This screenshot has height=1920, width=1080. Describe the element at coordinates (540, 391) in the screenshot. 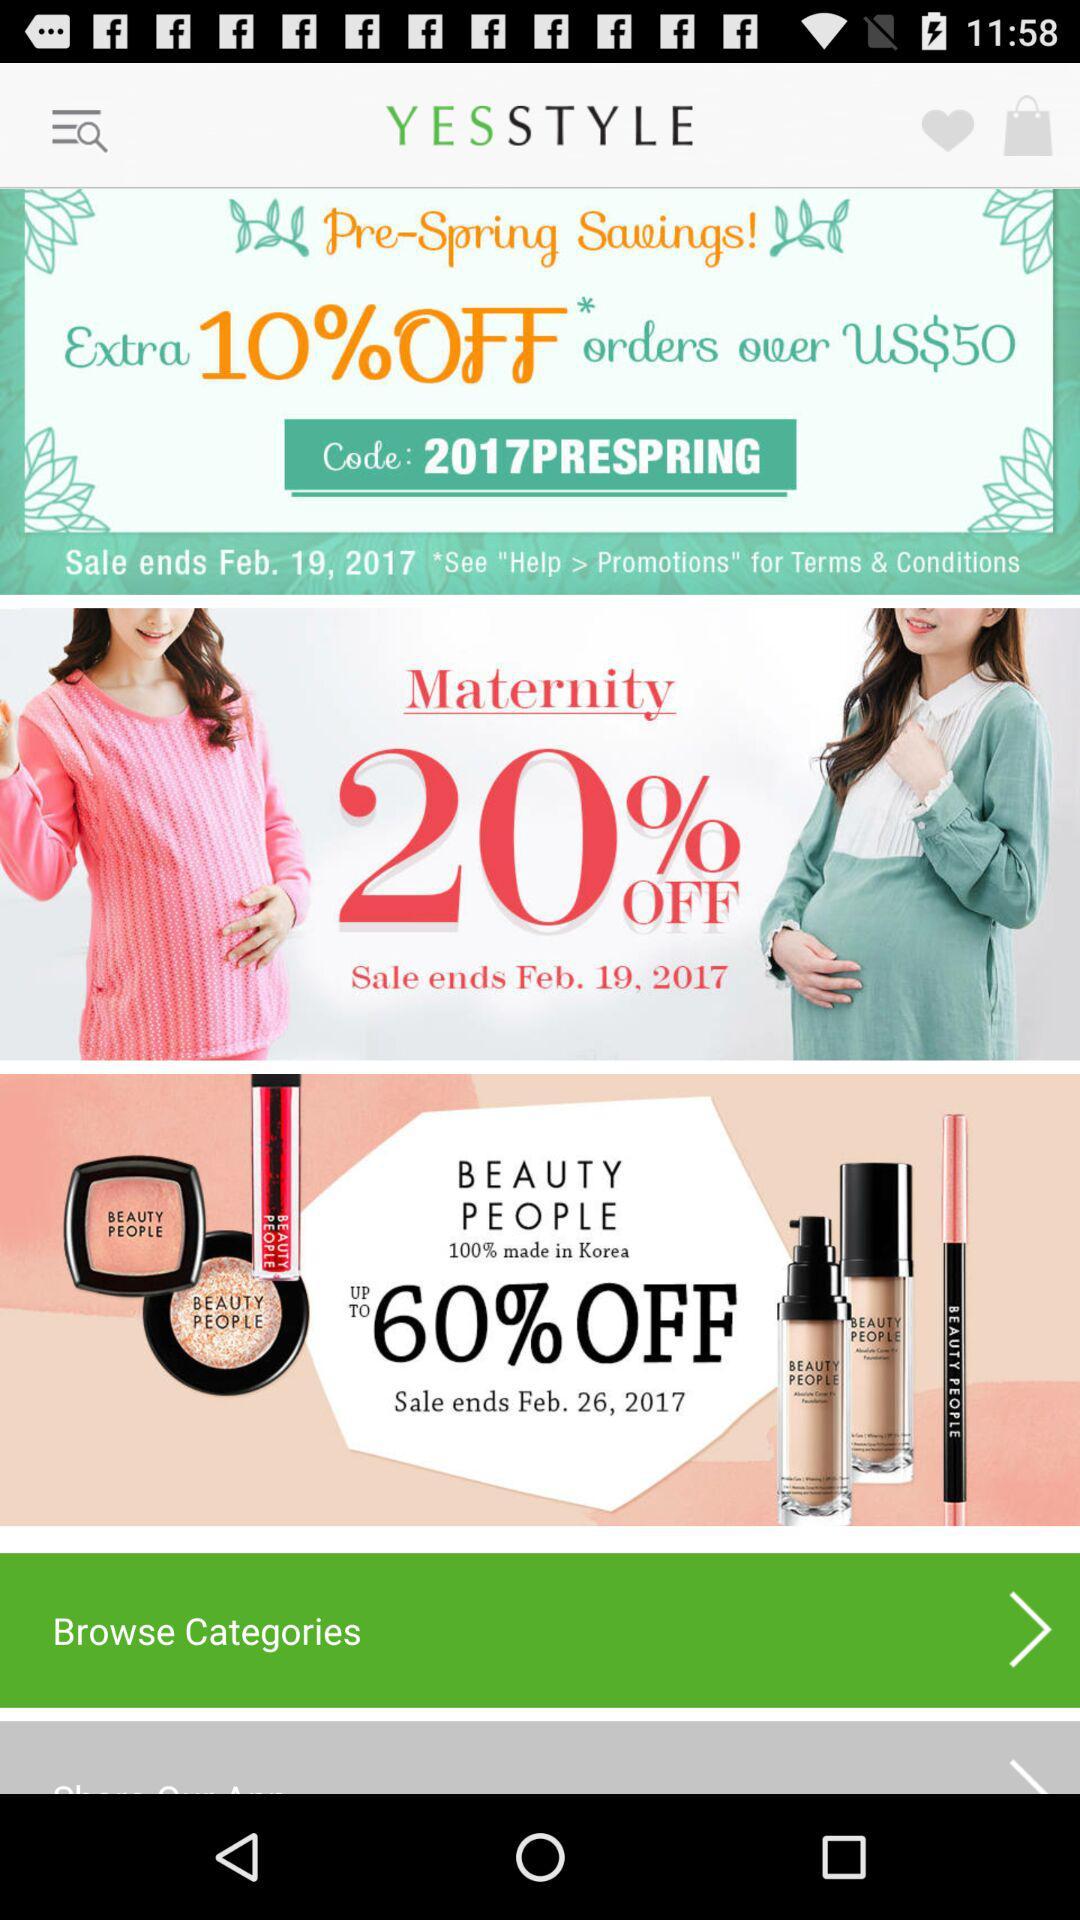

I see `coupon link` at that location.